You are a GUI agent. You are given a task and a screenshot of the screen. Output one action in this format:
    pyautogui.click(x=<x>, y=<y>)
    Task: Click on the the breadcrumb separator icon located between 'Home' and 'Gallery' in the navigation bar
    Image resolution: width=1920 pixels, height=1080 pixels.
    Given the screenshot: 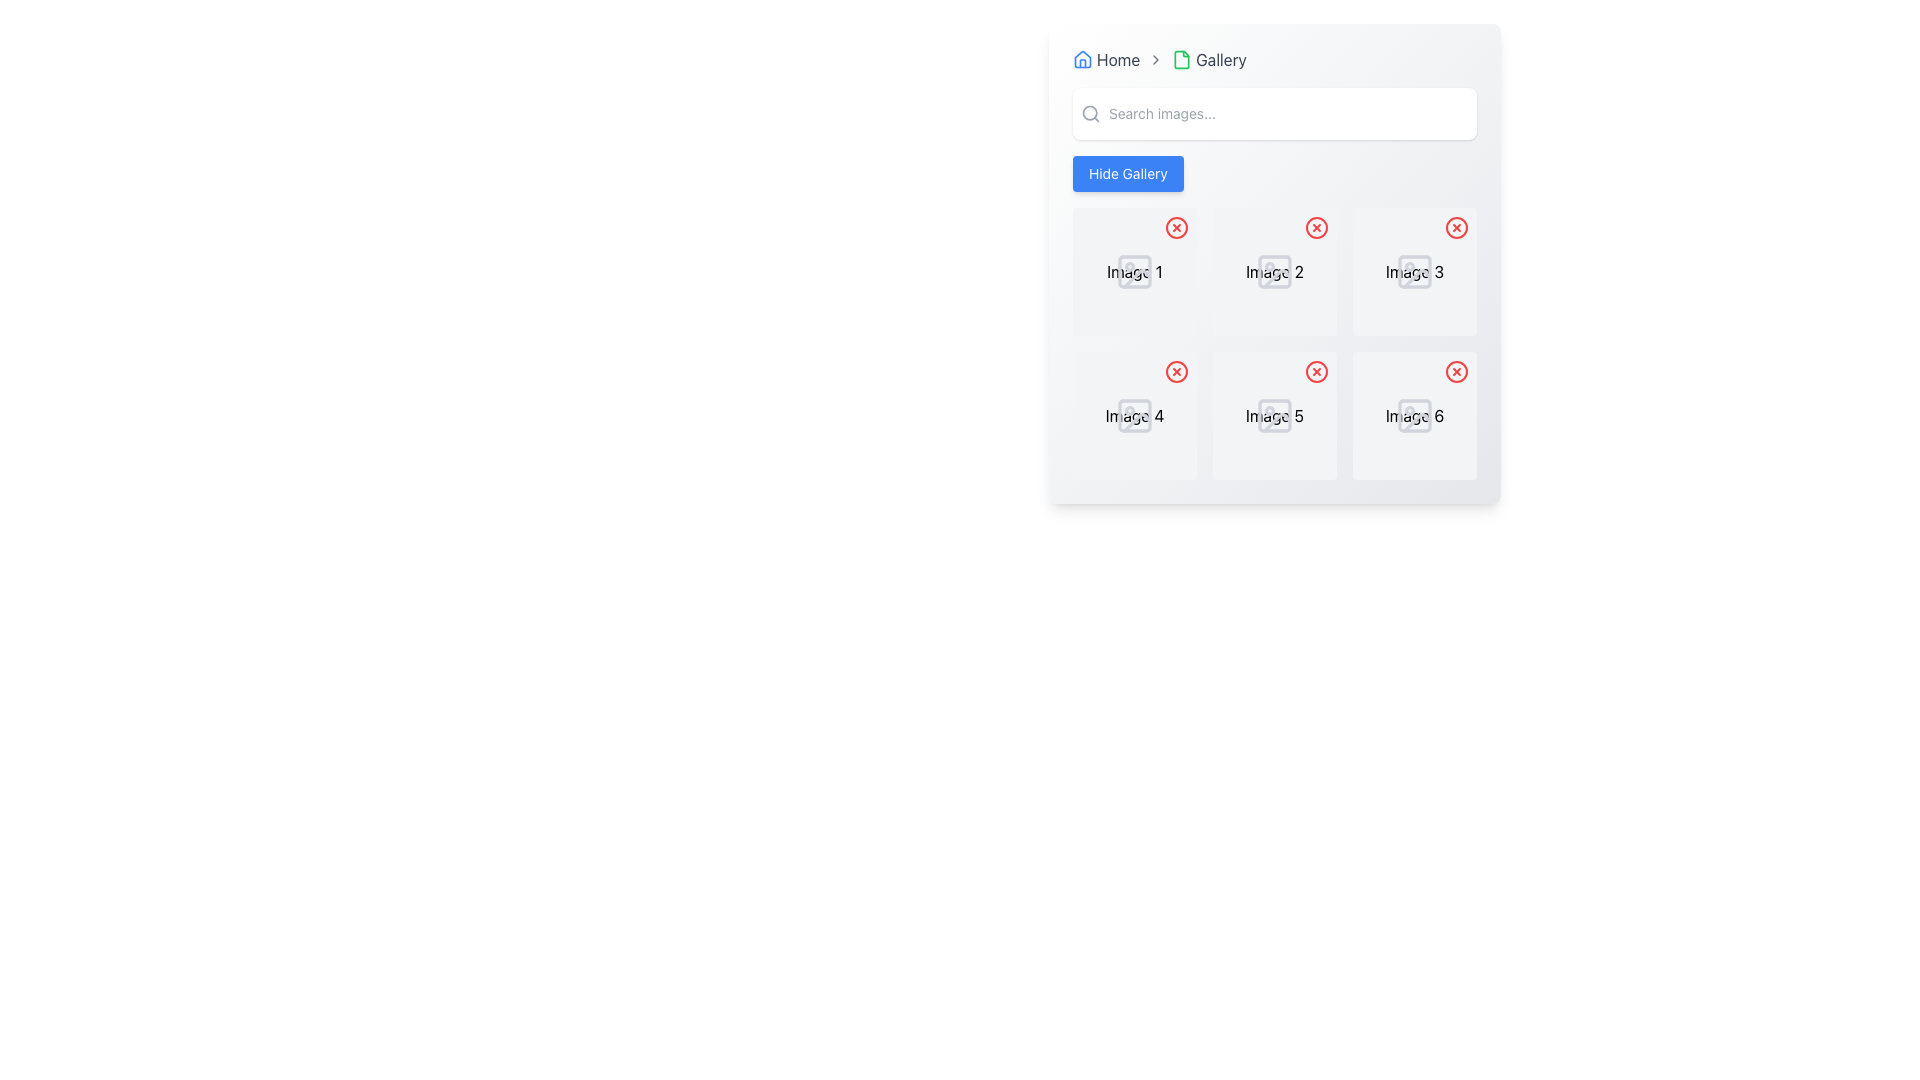 What is the action you would take?
    pyautogui.click(x=1156, y=59)
    